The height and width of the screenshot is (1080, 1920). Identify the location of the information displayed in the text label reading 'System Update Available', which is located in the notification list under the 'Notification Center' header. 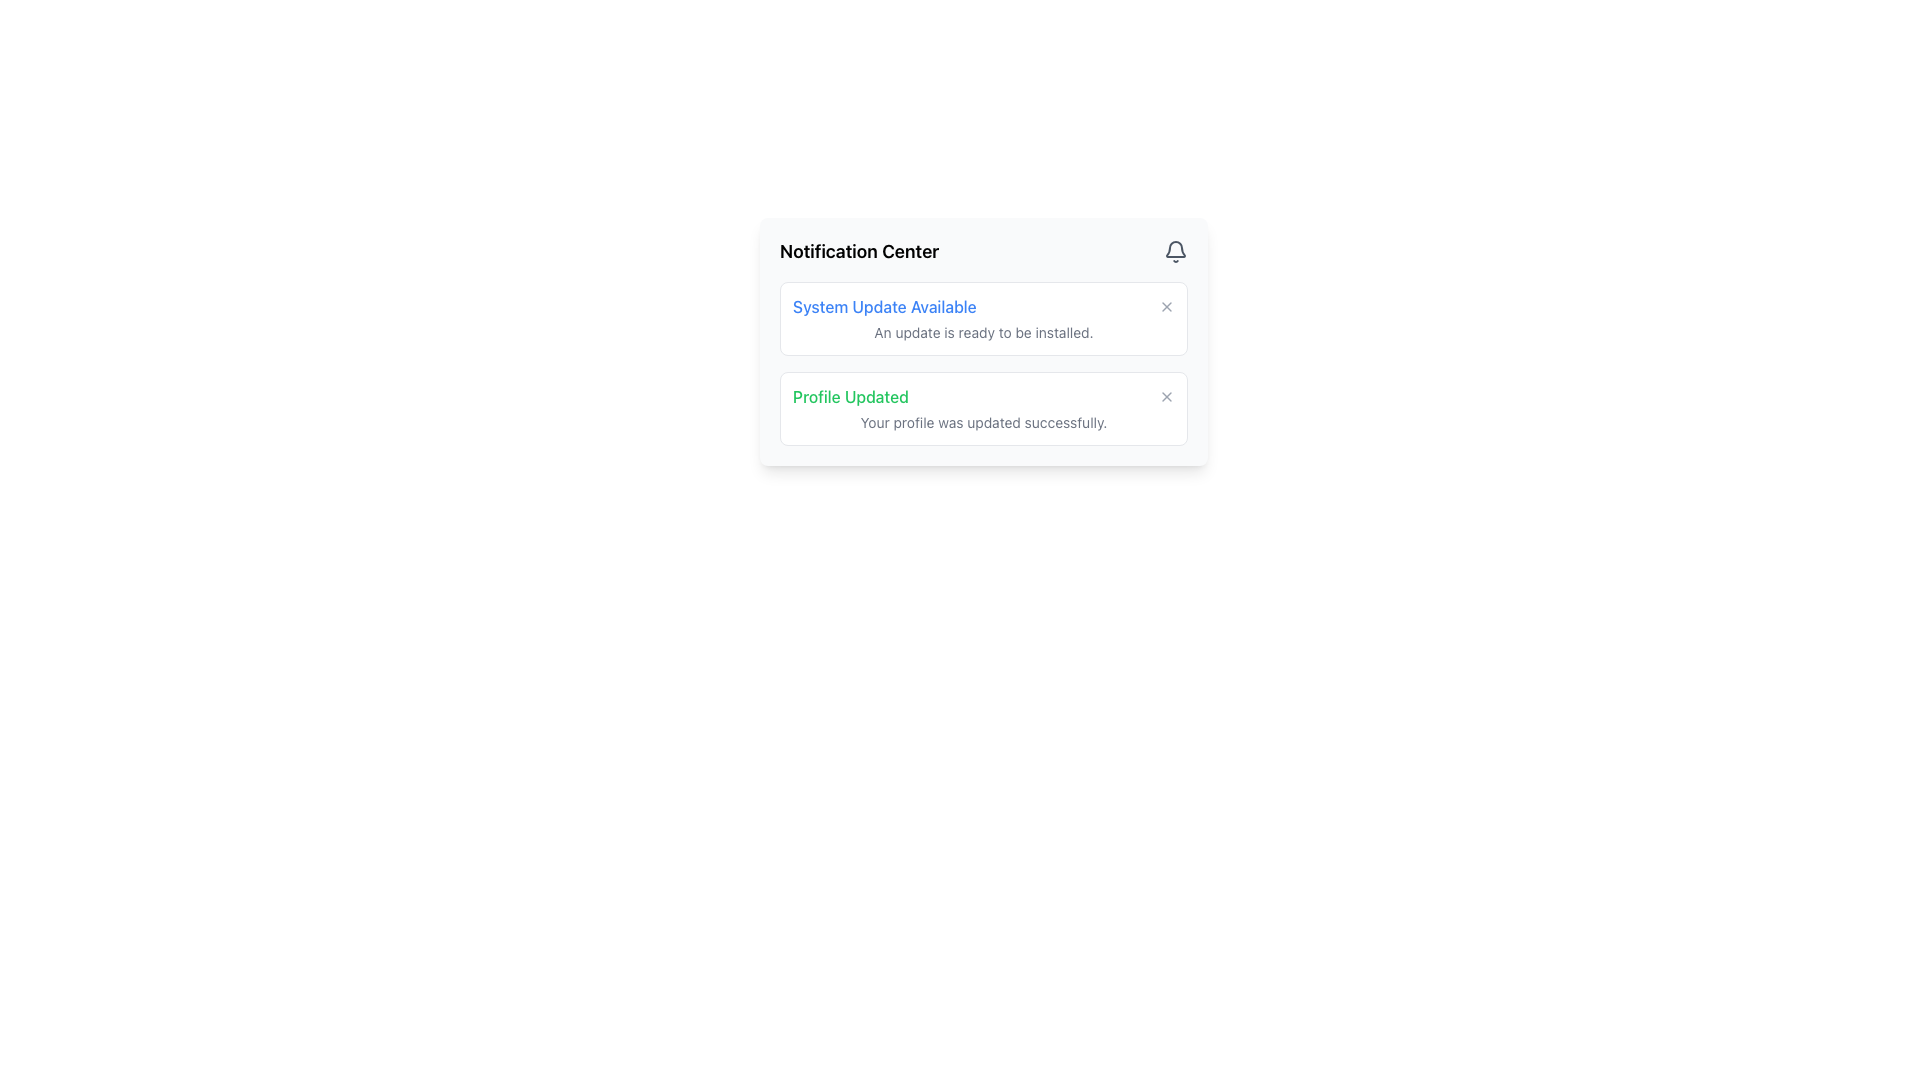
(883, 307).